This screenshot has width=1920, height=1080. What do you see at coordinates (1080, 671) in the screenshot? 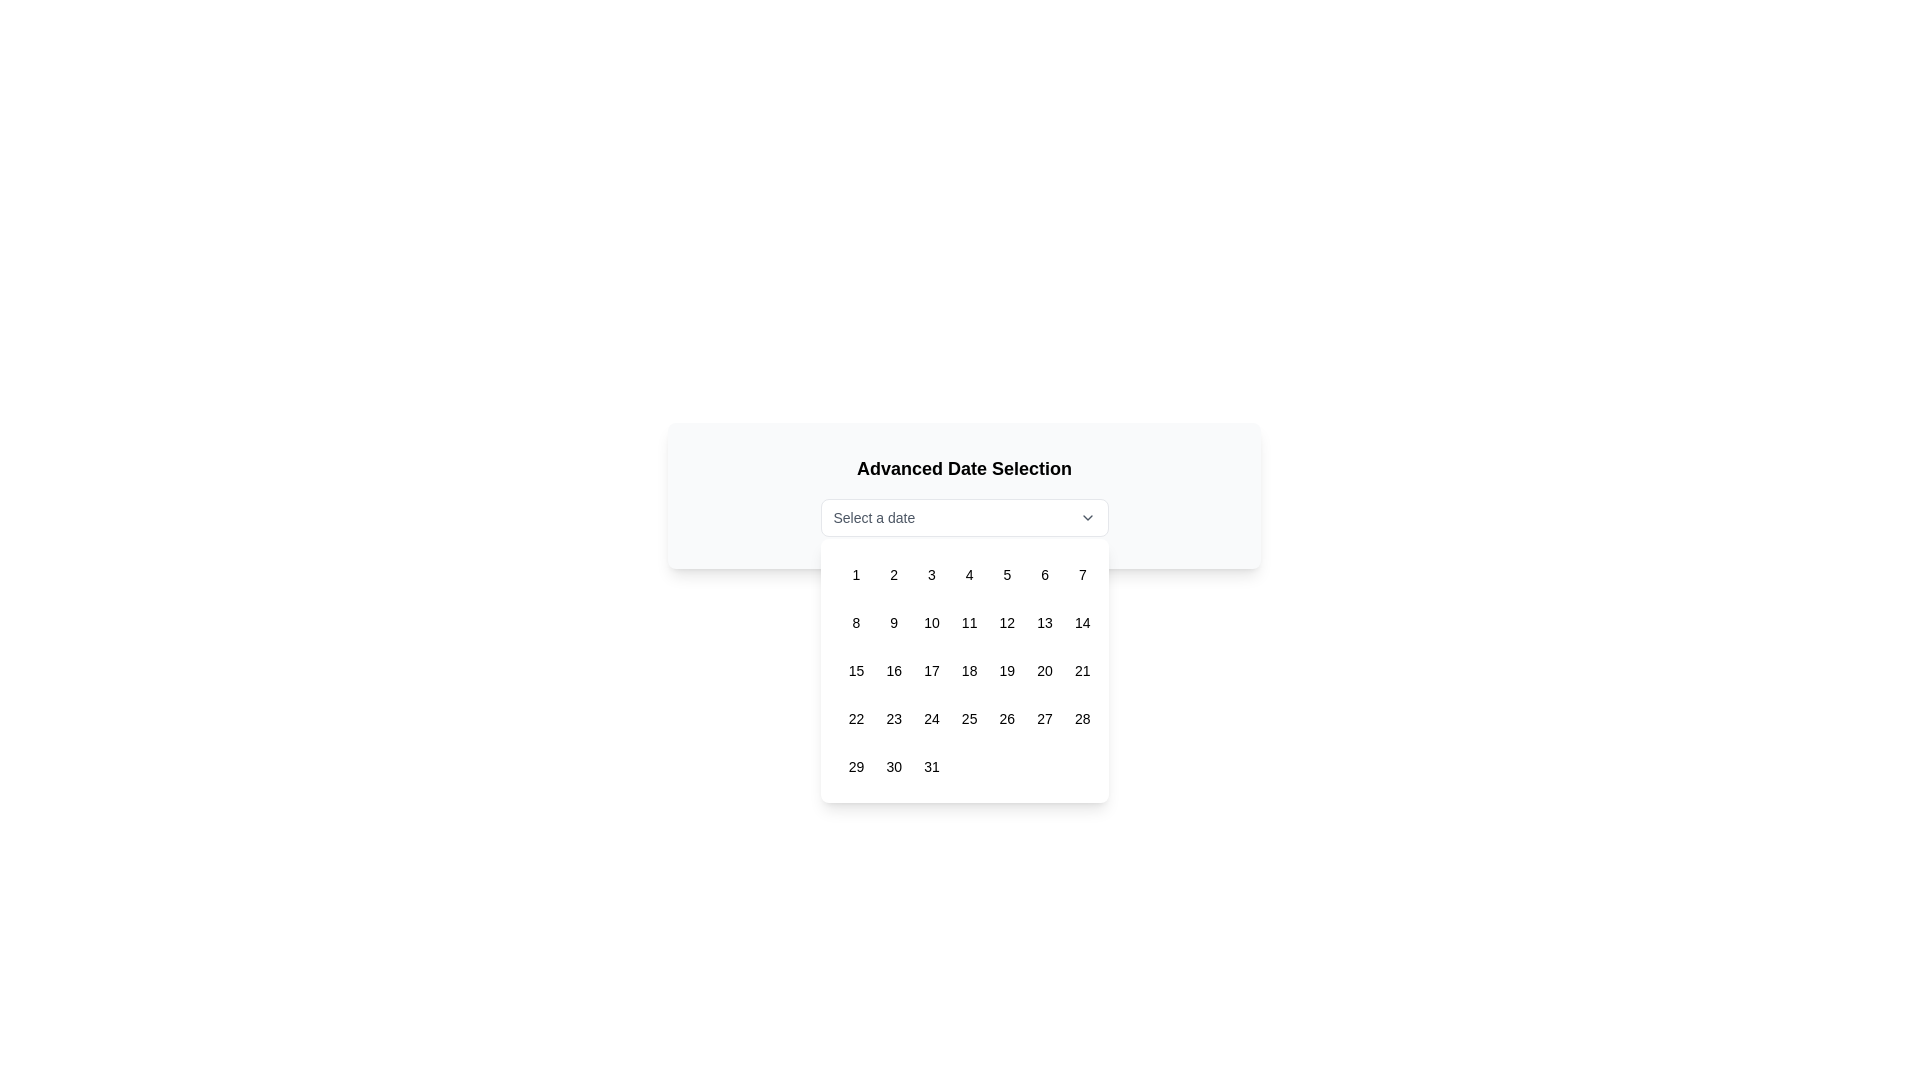
I see `the square button labeled '21' located in the third row and seventh column of the 7x5 grid` at bounding box center [1080, 671].